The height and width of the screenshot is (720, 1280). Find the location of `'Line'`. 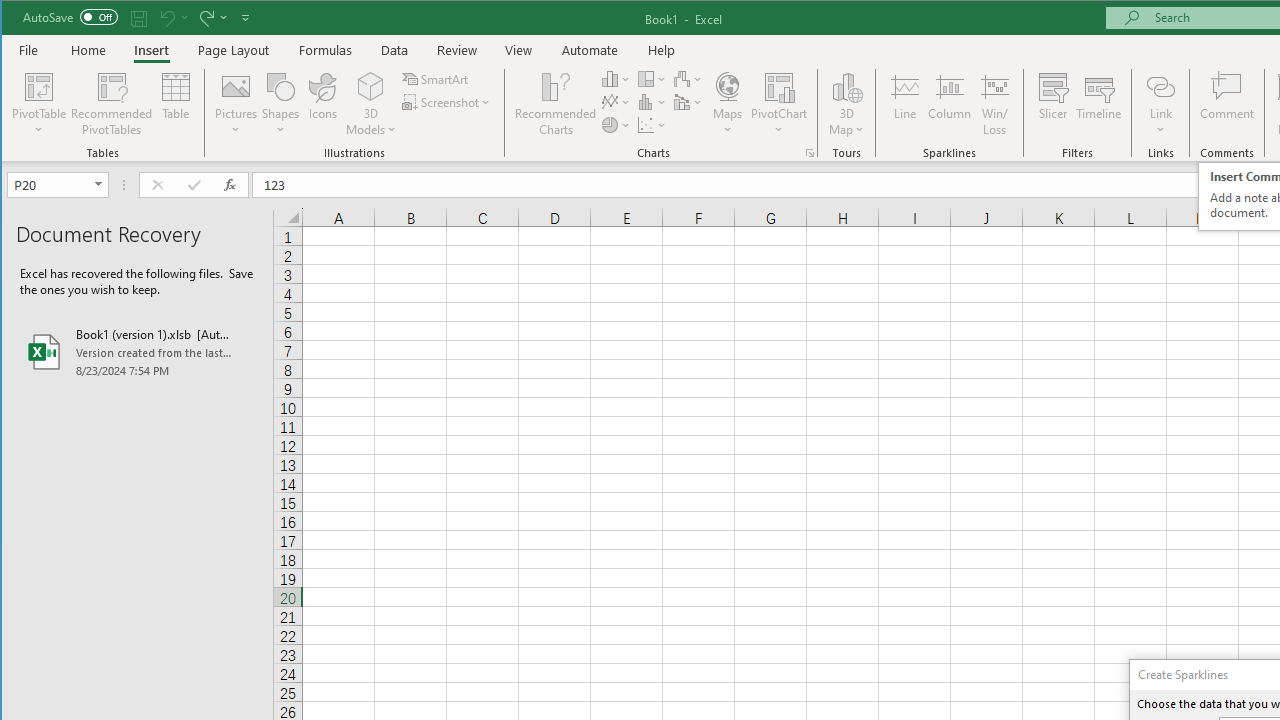

'Line' is located at coordinates (903, 104).